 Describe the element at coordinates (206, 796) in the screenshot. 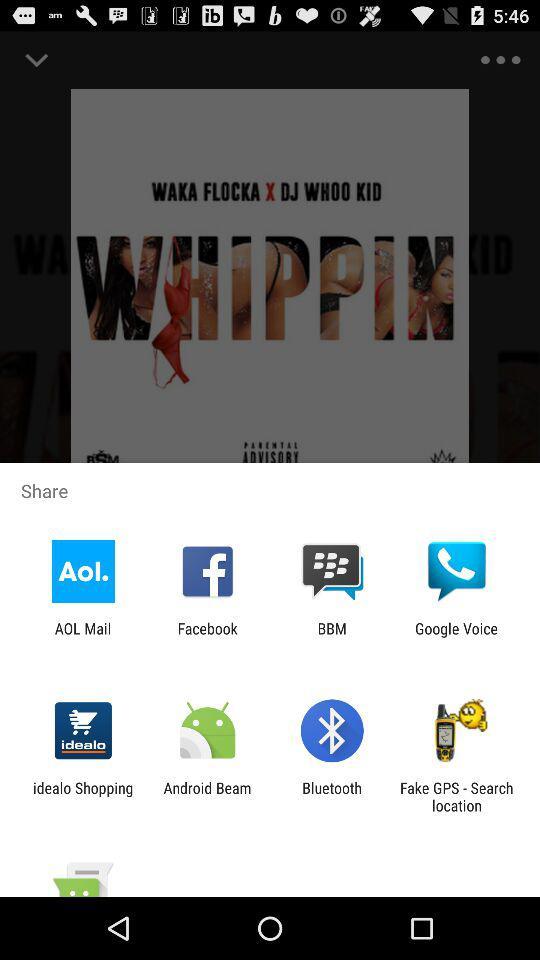

I see `the android beam` at that location.